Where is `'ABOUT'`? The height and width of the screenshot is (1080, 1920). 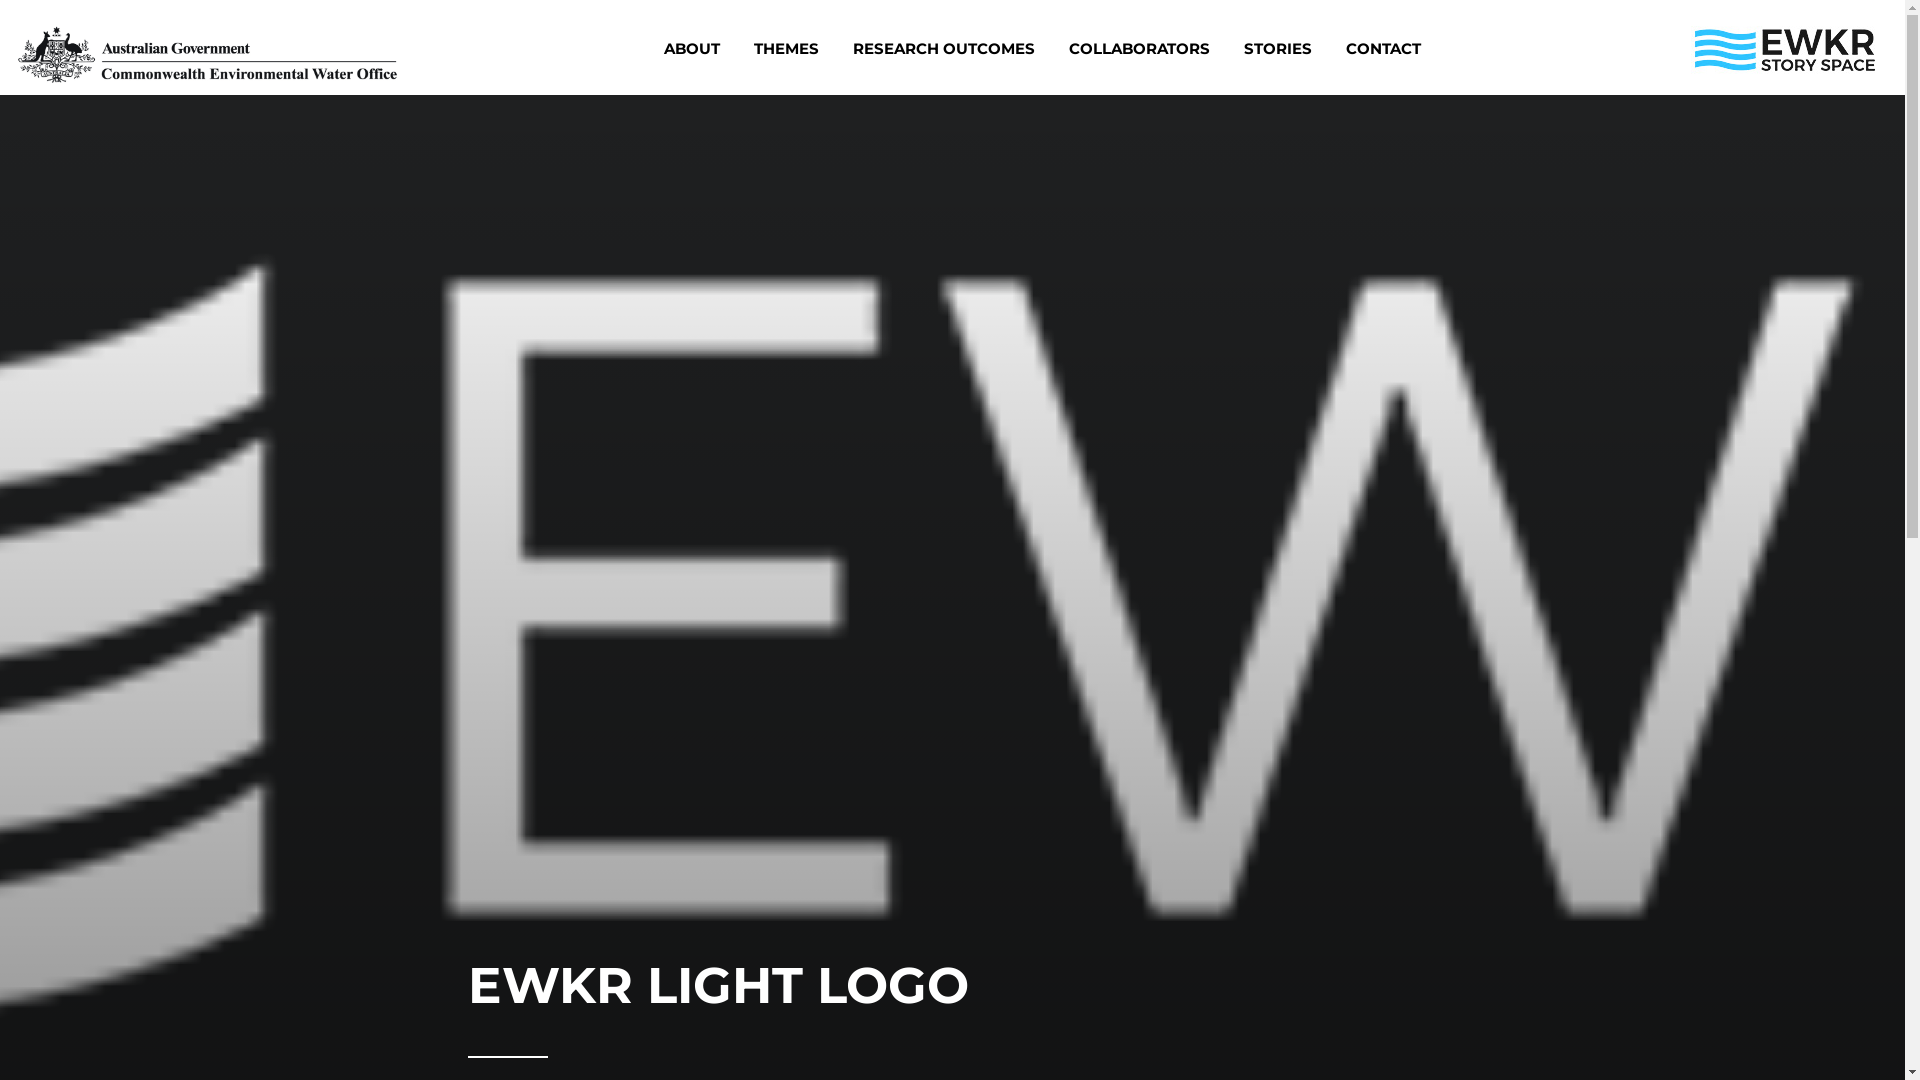 'ABOUT' is located at coordinates (691, 47).